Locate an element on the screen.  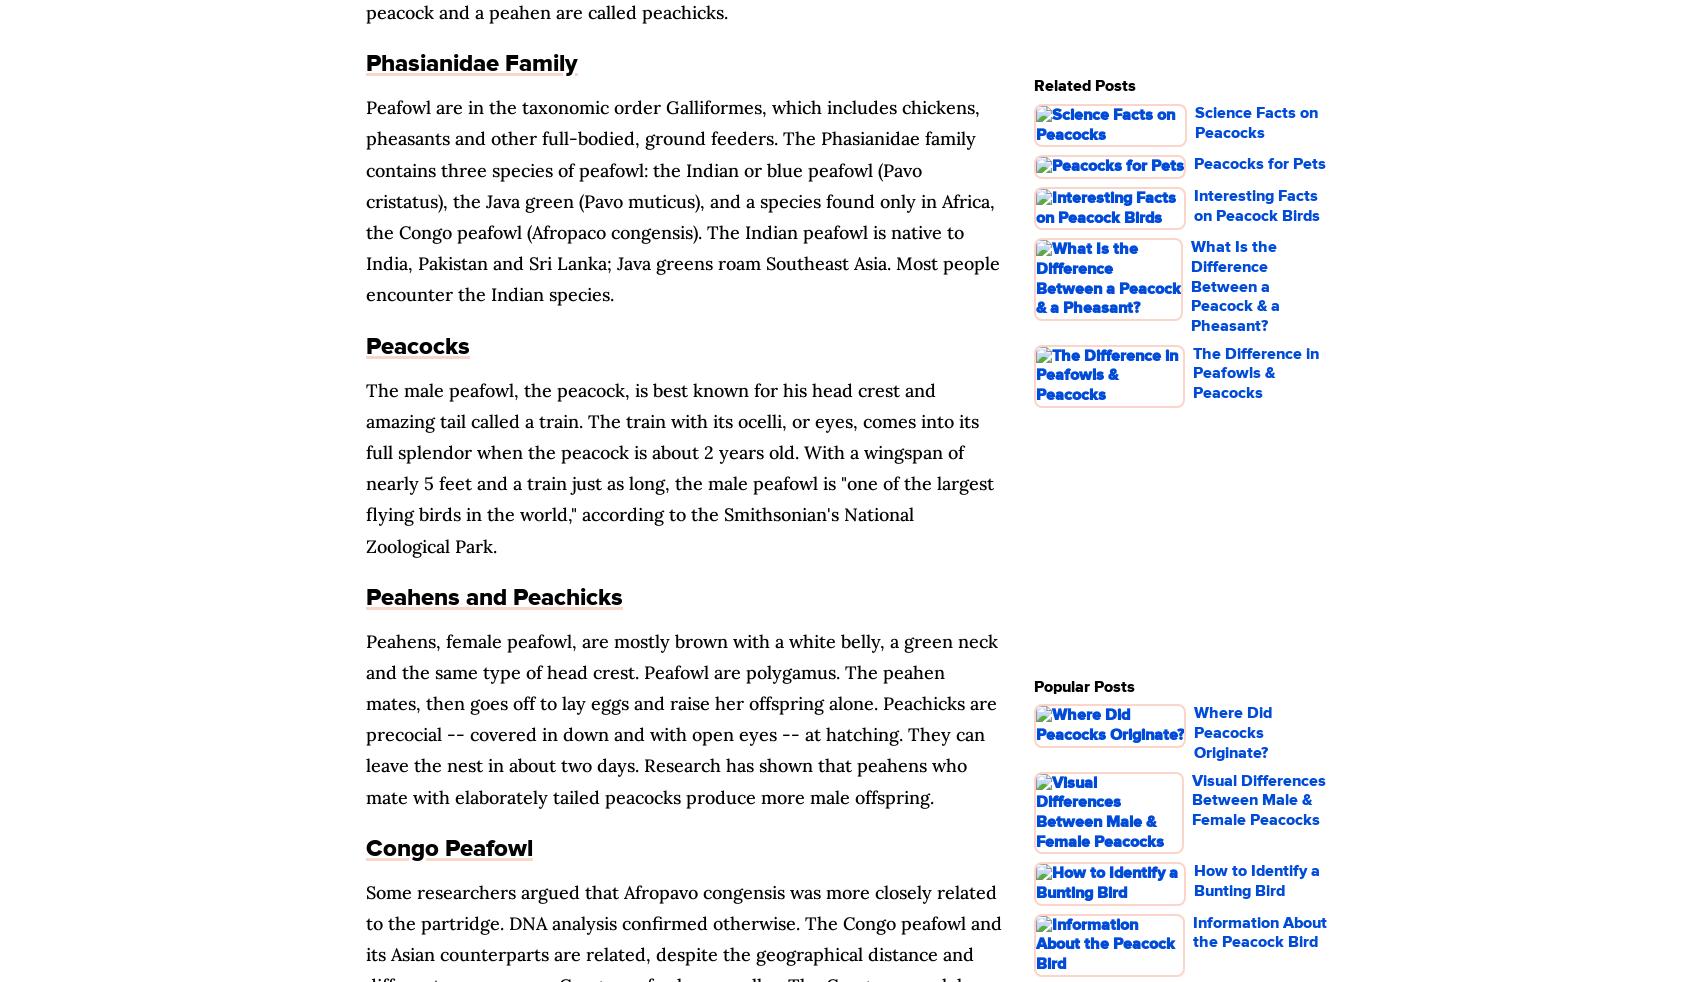
'Peafowl are in the taxonomic order Galliformes, which includes chickens, pheasants and other full-bodied, ground feeders. The Phasianidae family contains three species of peafowl: the Indian or blue peafowl (Pavo cristatus), the Java green (Pavo muticus), and a species found only in Africa, the Congo peafowl (Afropaco congensis). The Indian peafowl is native to India, Pakistan and Sri Lanka; Java greens roam Southeast Asia. Most people encounter the Indian species.' is located at coordinates (683, 200).